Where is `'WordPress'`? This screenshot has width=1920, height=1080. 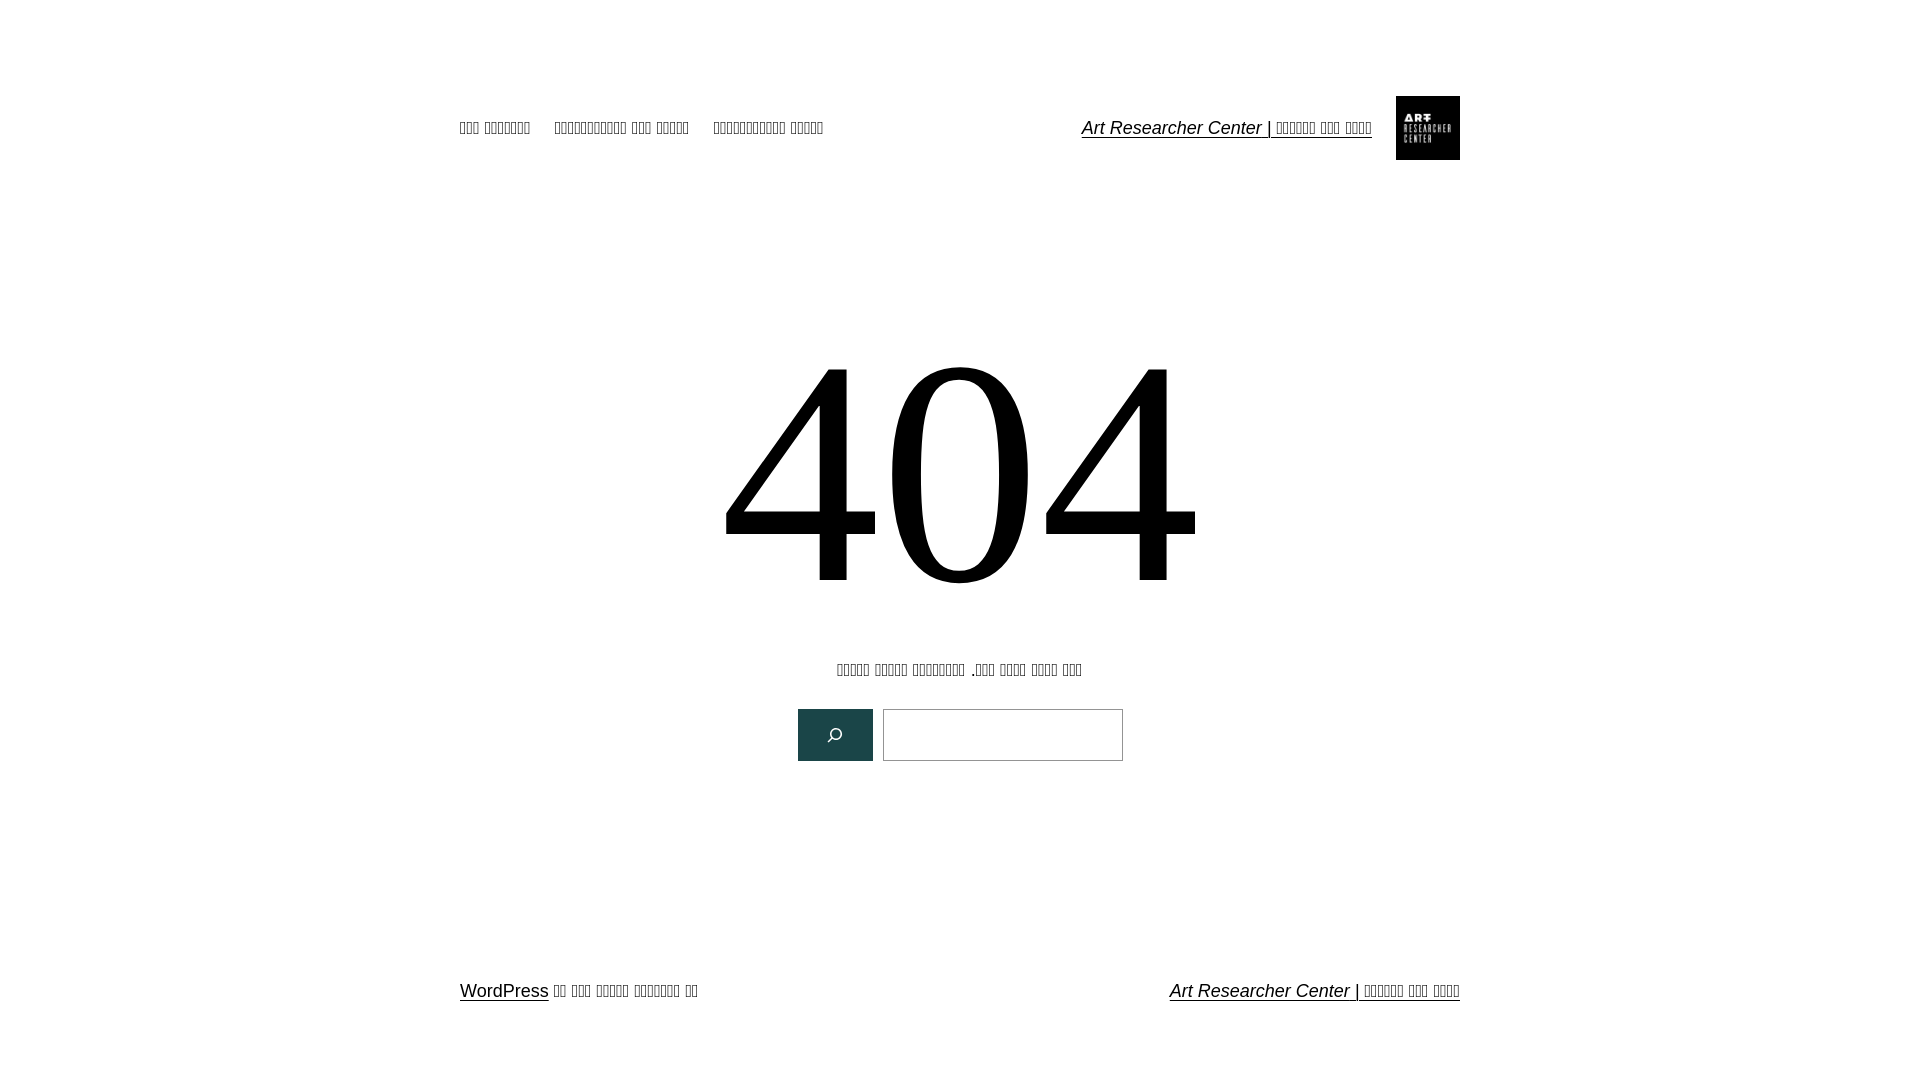
'WordPress' is located at coordinates (504, 991).